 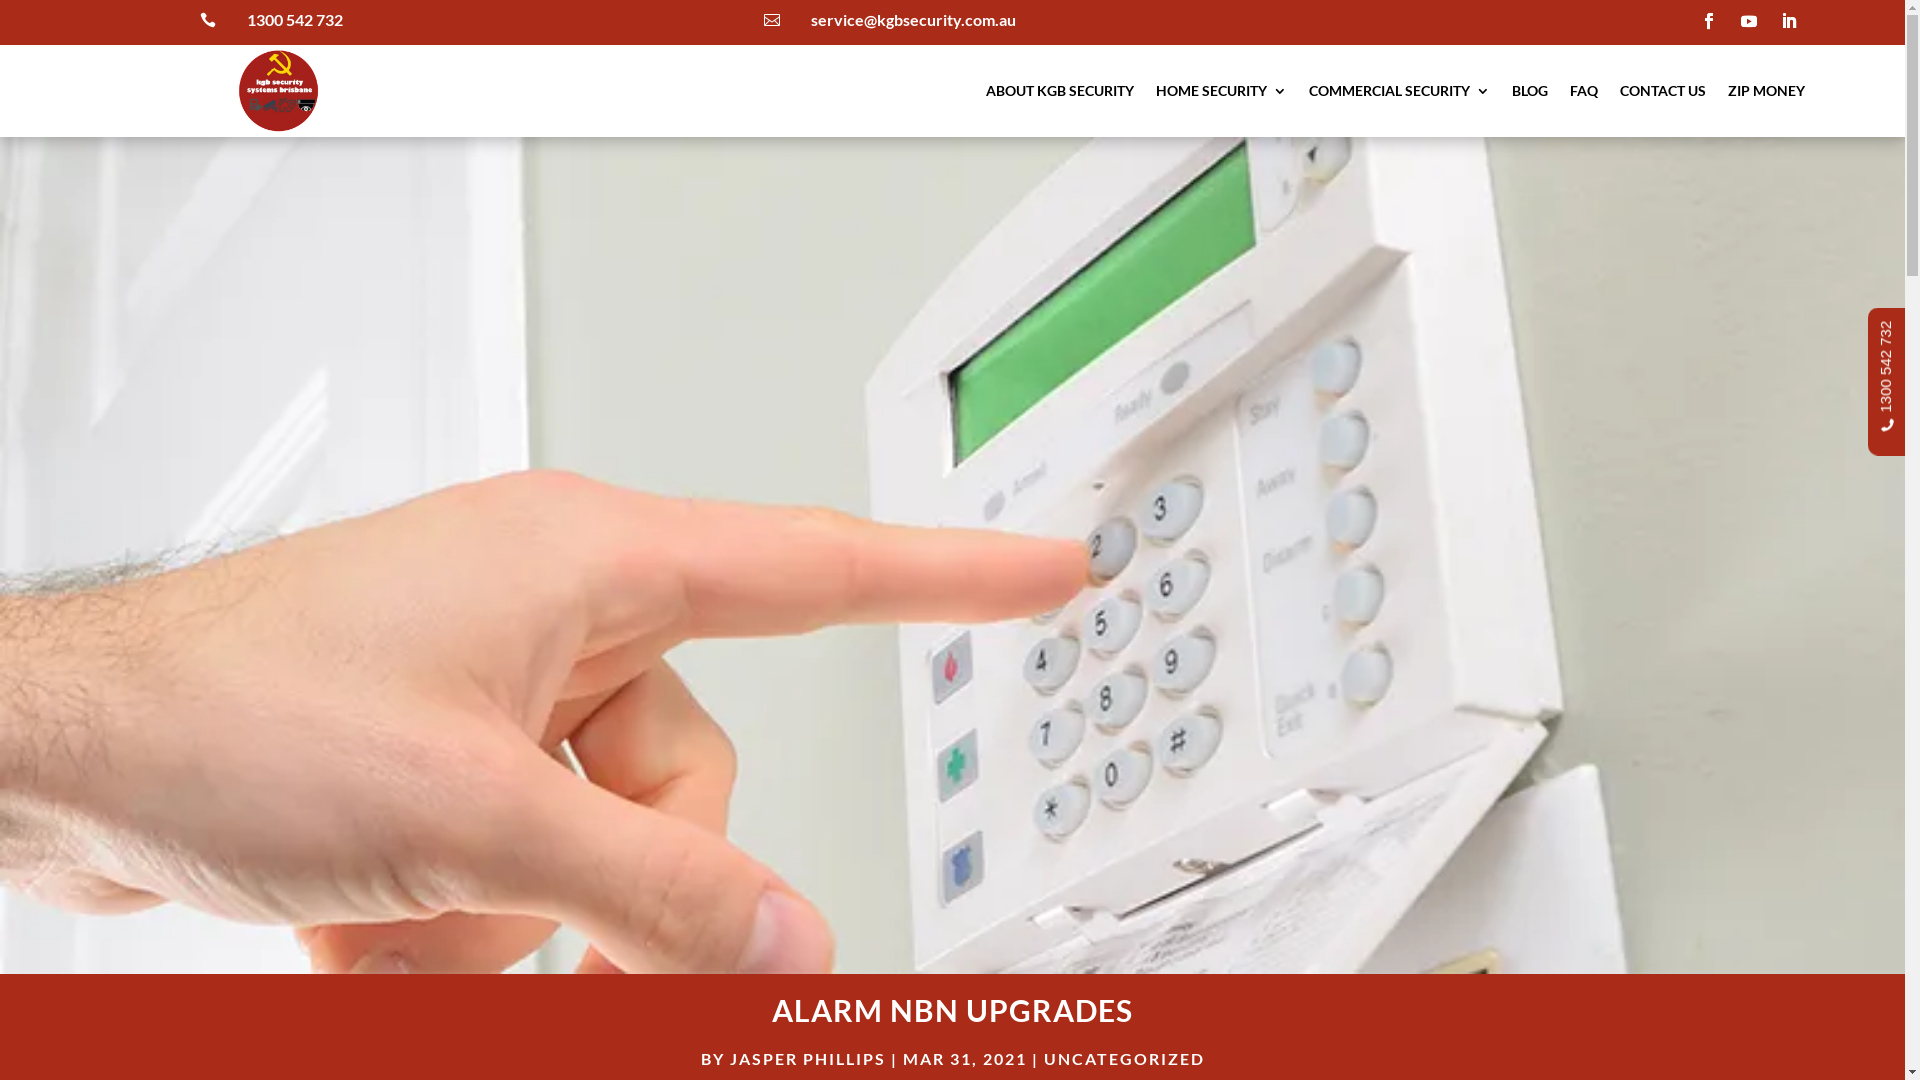 What do you see at coordinates (1766, 95) in the screenshot?
I see `'ZIP MONEY'` at bounding box center [1766, 95].